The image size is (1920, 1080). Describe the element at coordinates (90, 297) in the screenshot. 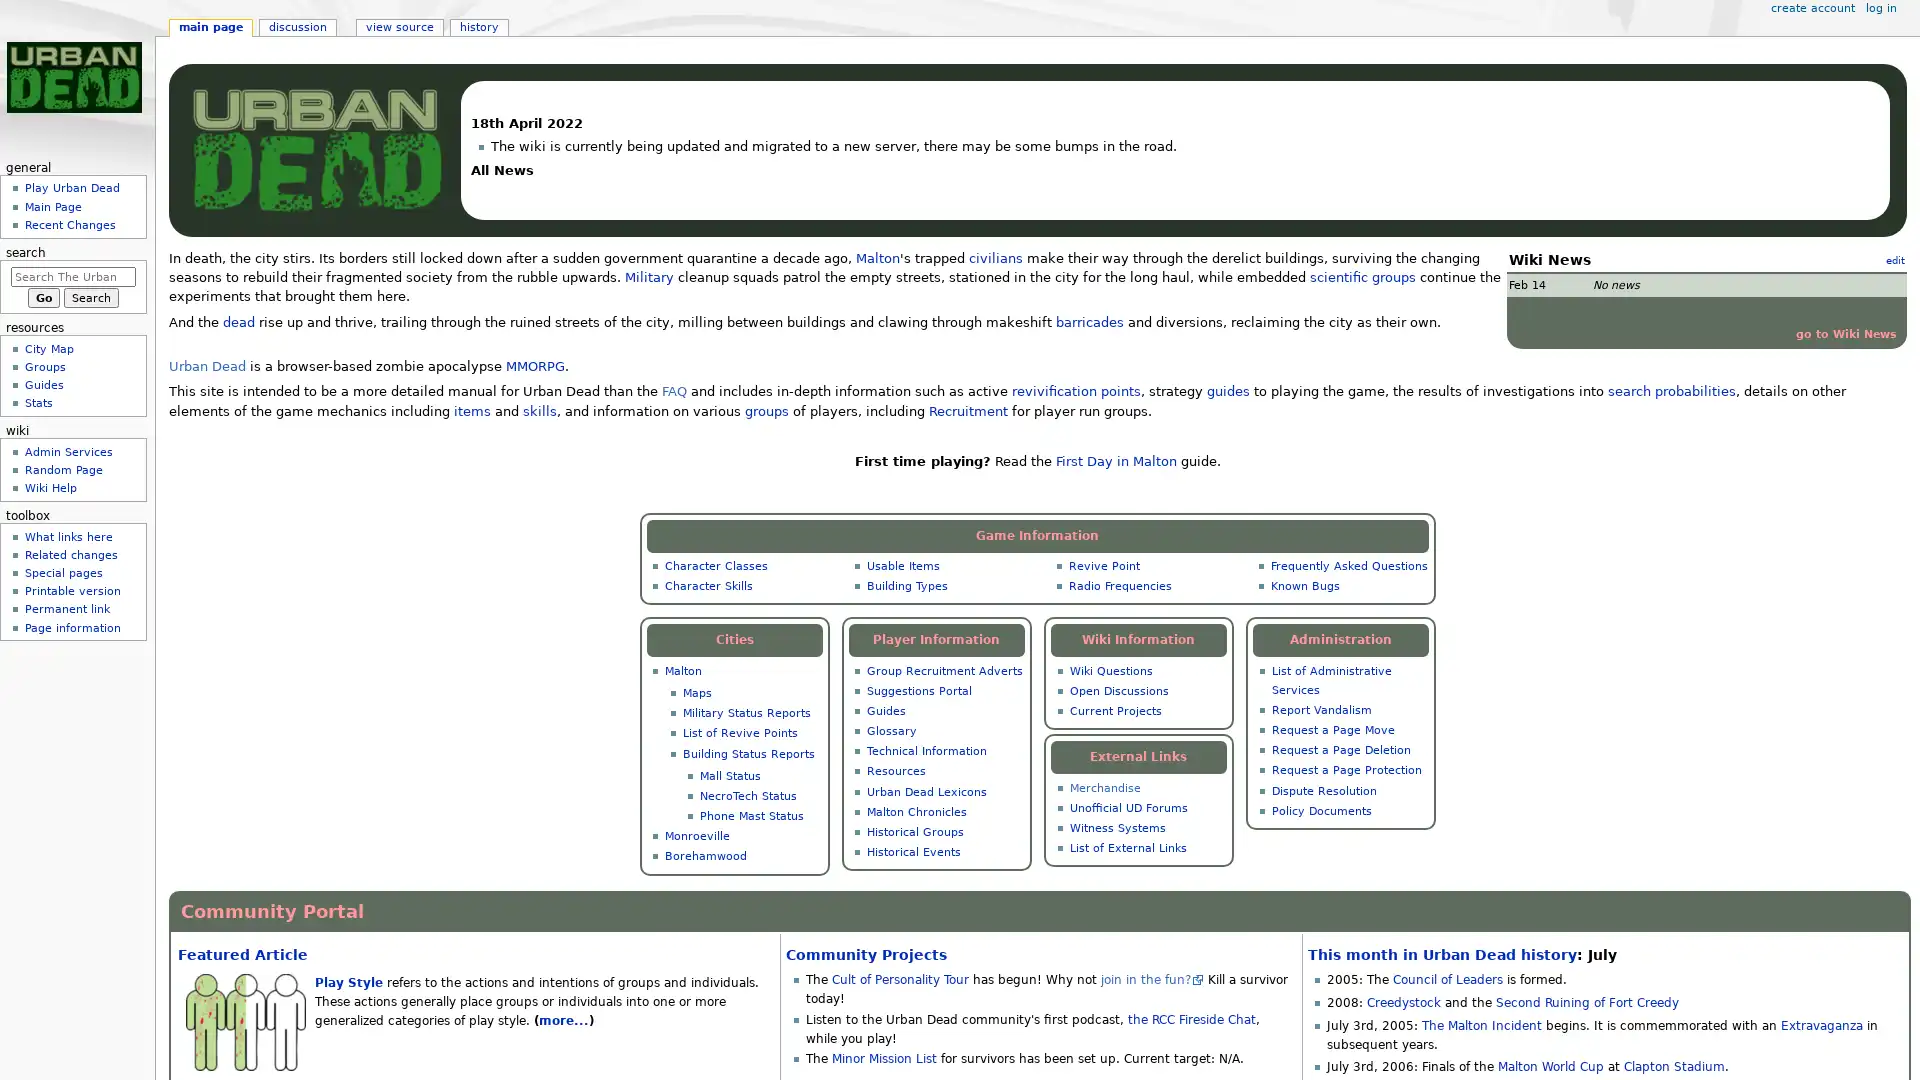

I see `Search` at that location.